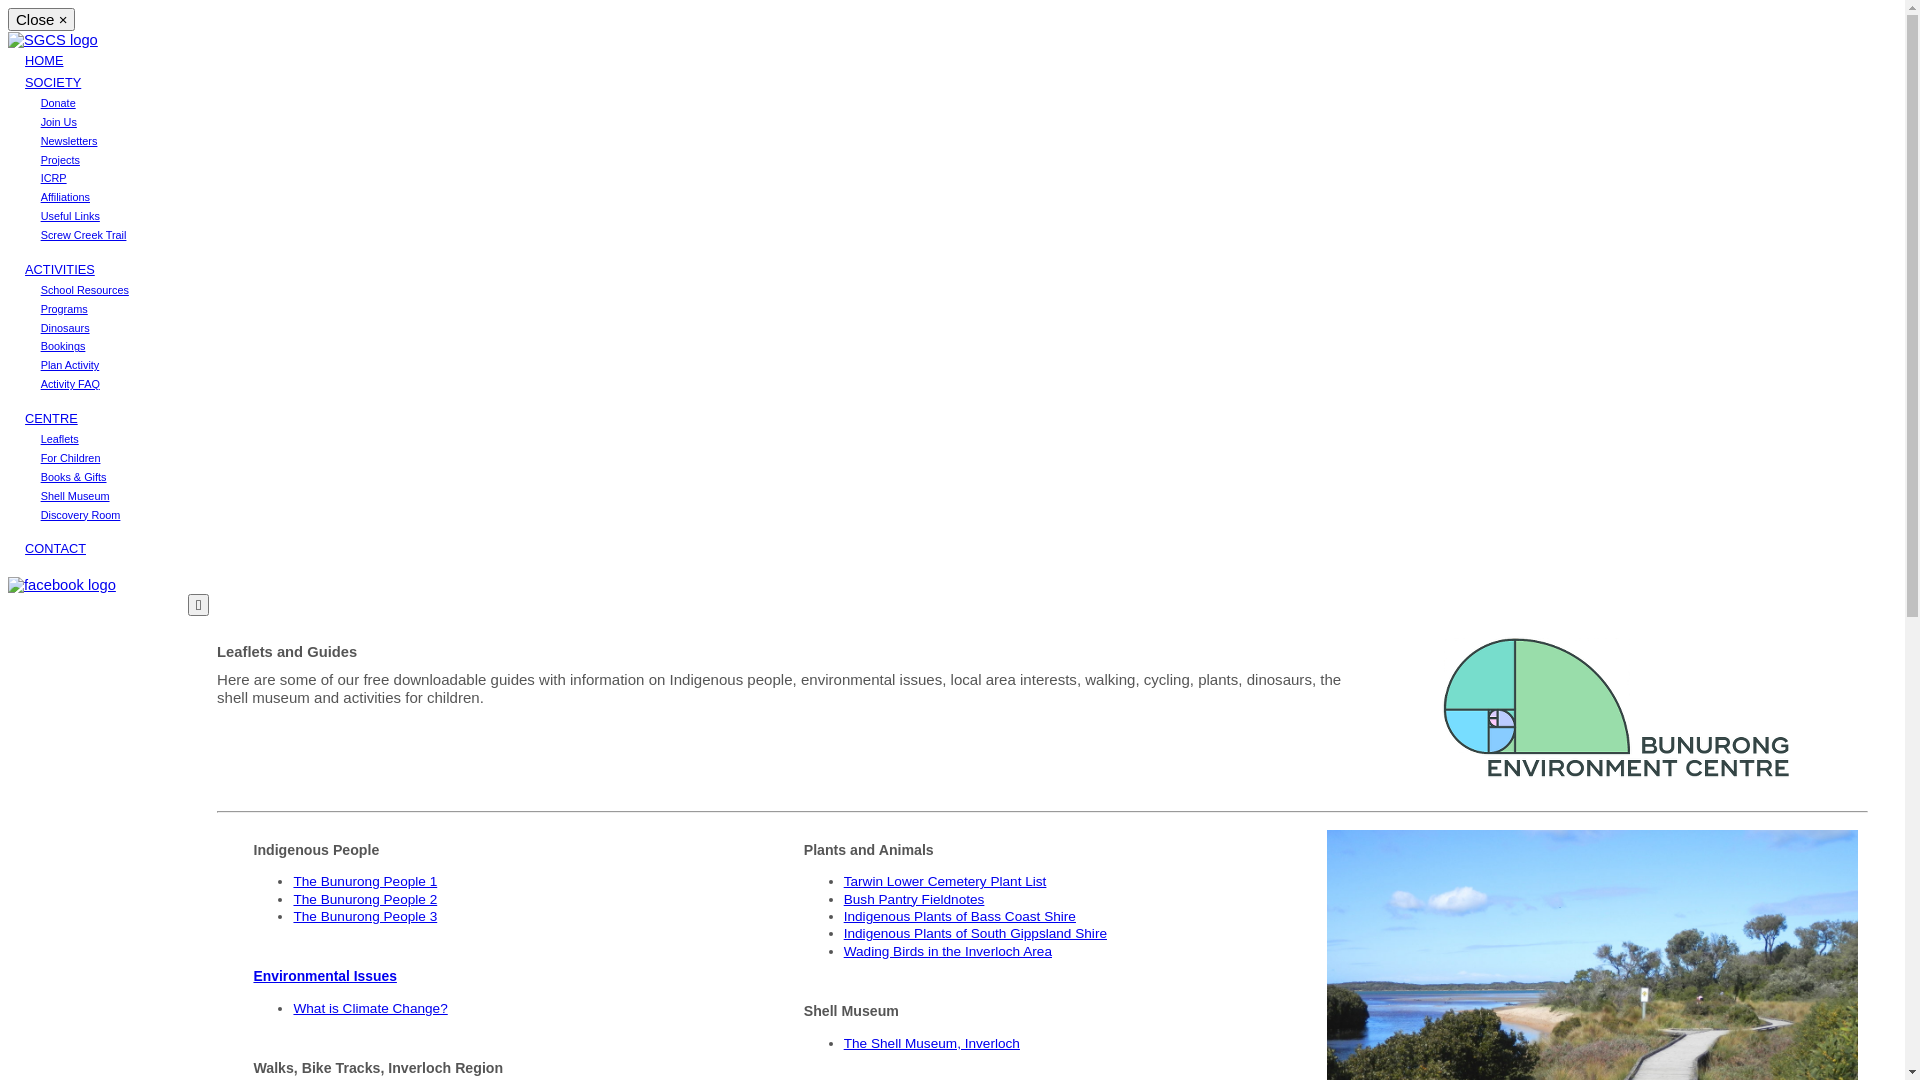  I want to click on 'Bush Pantry Fieldnotes', so click(913, 898).